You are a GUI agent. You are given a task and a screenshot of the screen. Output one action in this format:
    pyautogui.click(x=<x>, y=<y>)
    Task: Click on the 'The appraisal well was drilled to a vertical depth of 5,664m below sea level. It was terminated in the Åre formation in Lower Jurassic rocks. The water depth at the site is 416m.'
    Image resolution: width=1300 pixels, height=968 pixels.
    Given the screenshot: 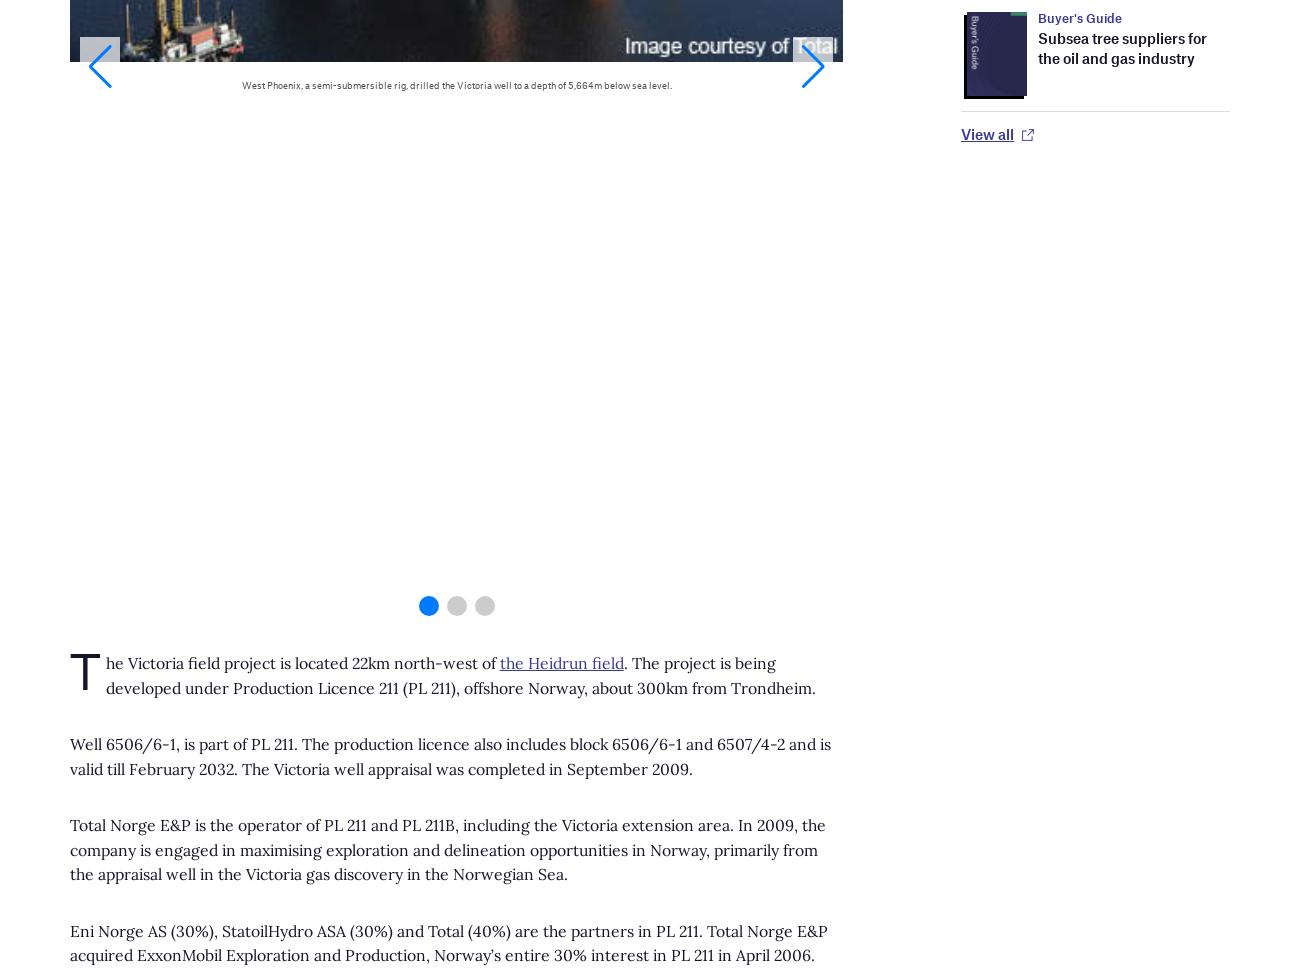 What is the action you would take?
    pyautogui.click(x=443, y=187)
    